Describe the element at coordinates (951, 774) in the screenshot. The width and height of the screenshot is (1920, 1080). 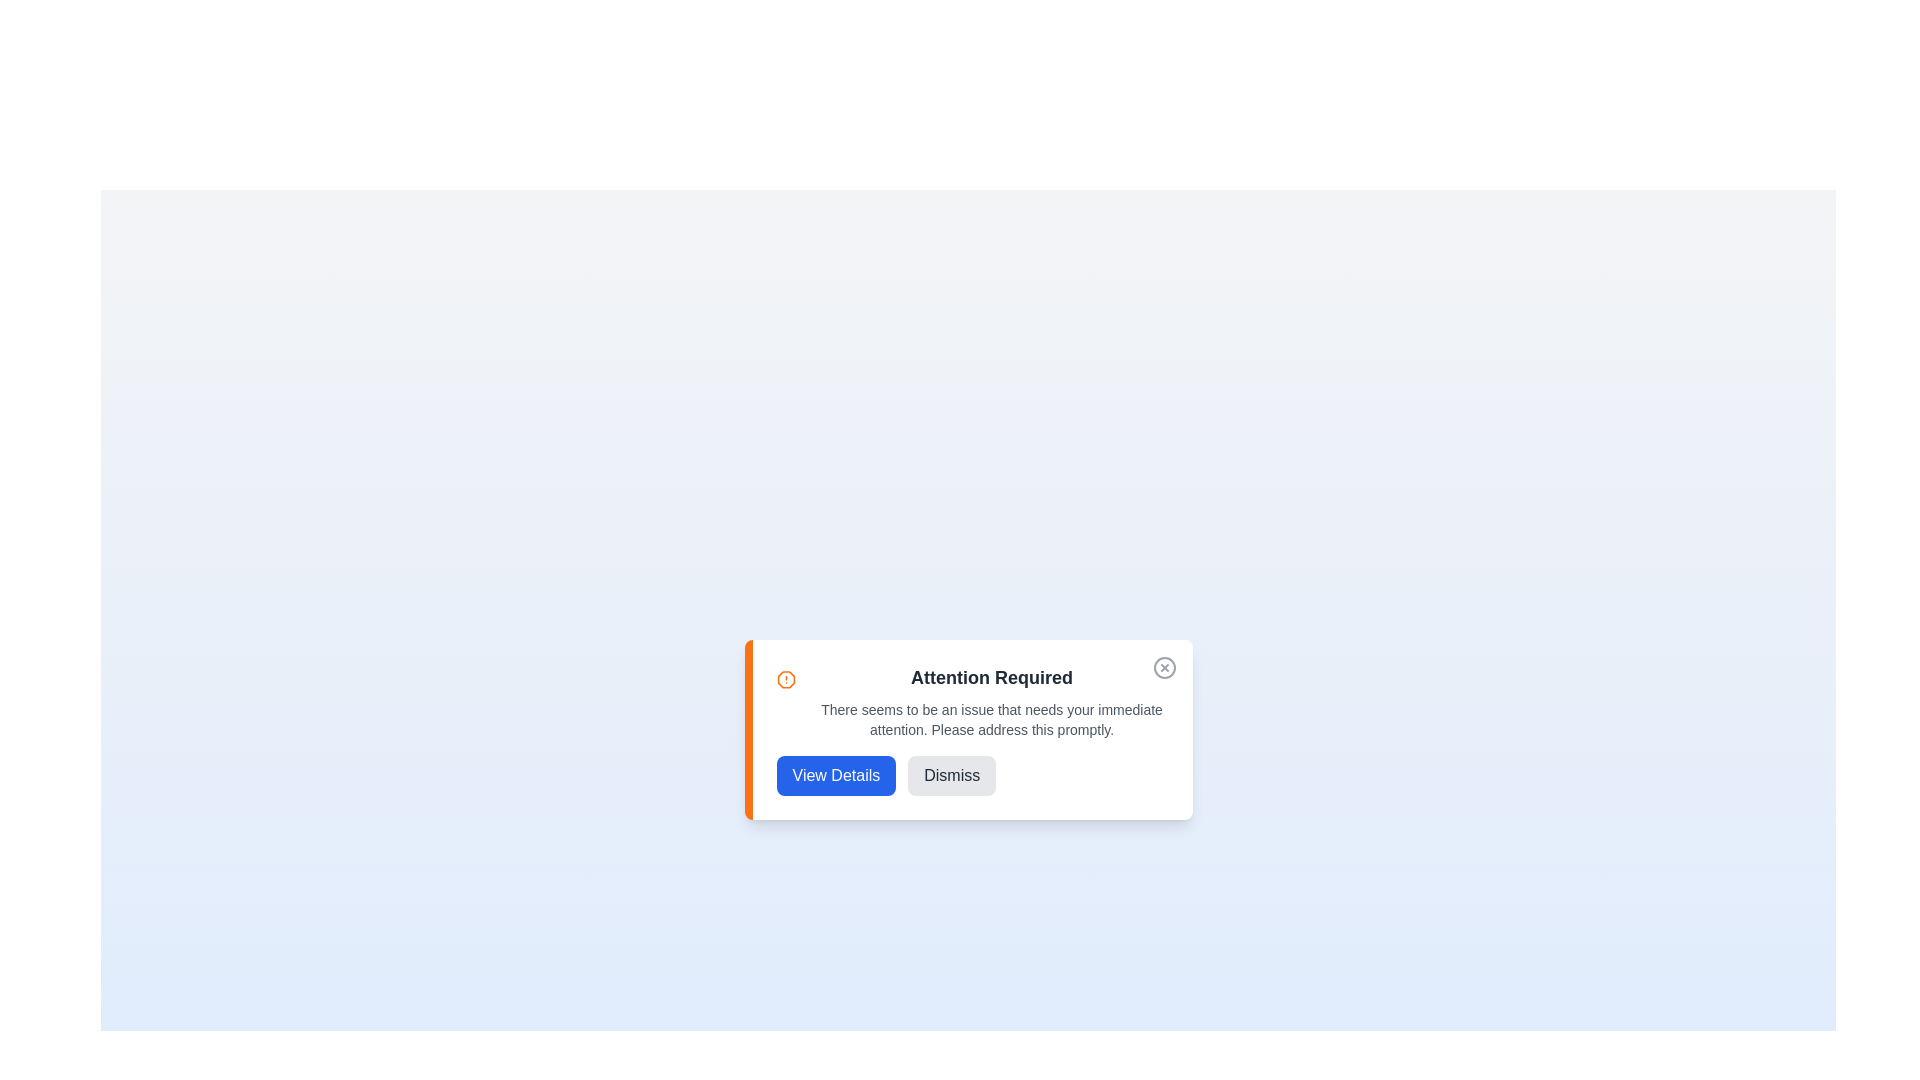
I see `the 'Dismiss' button to dismiss the alert` at that location.